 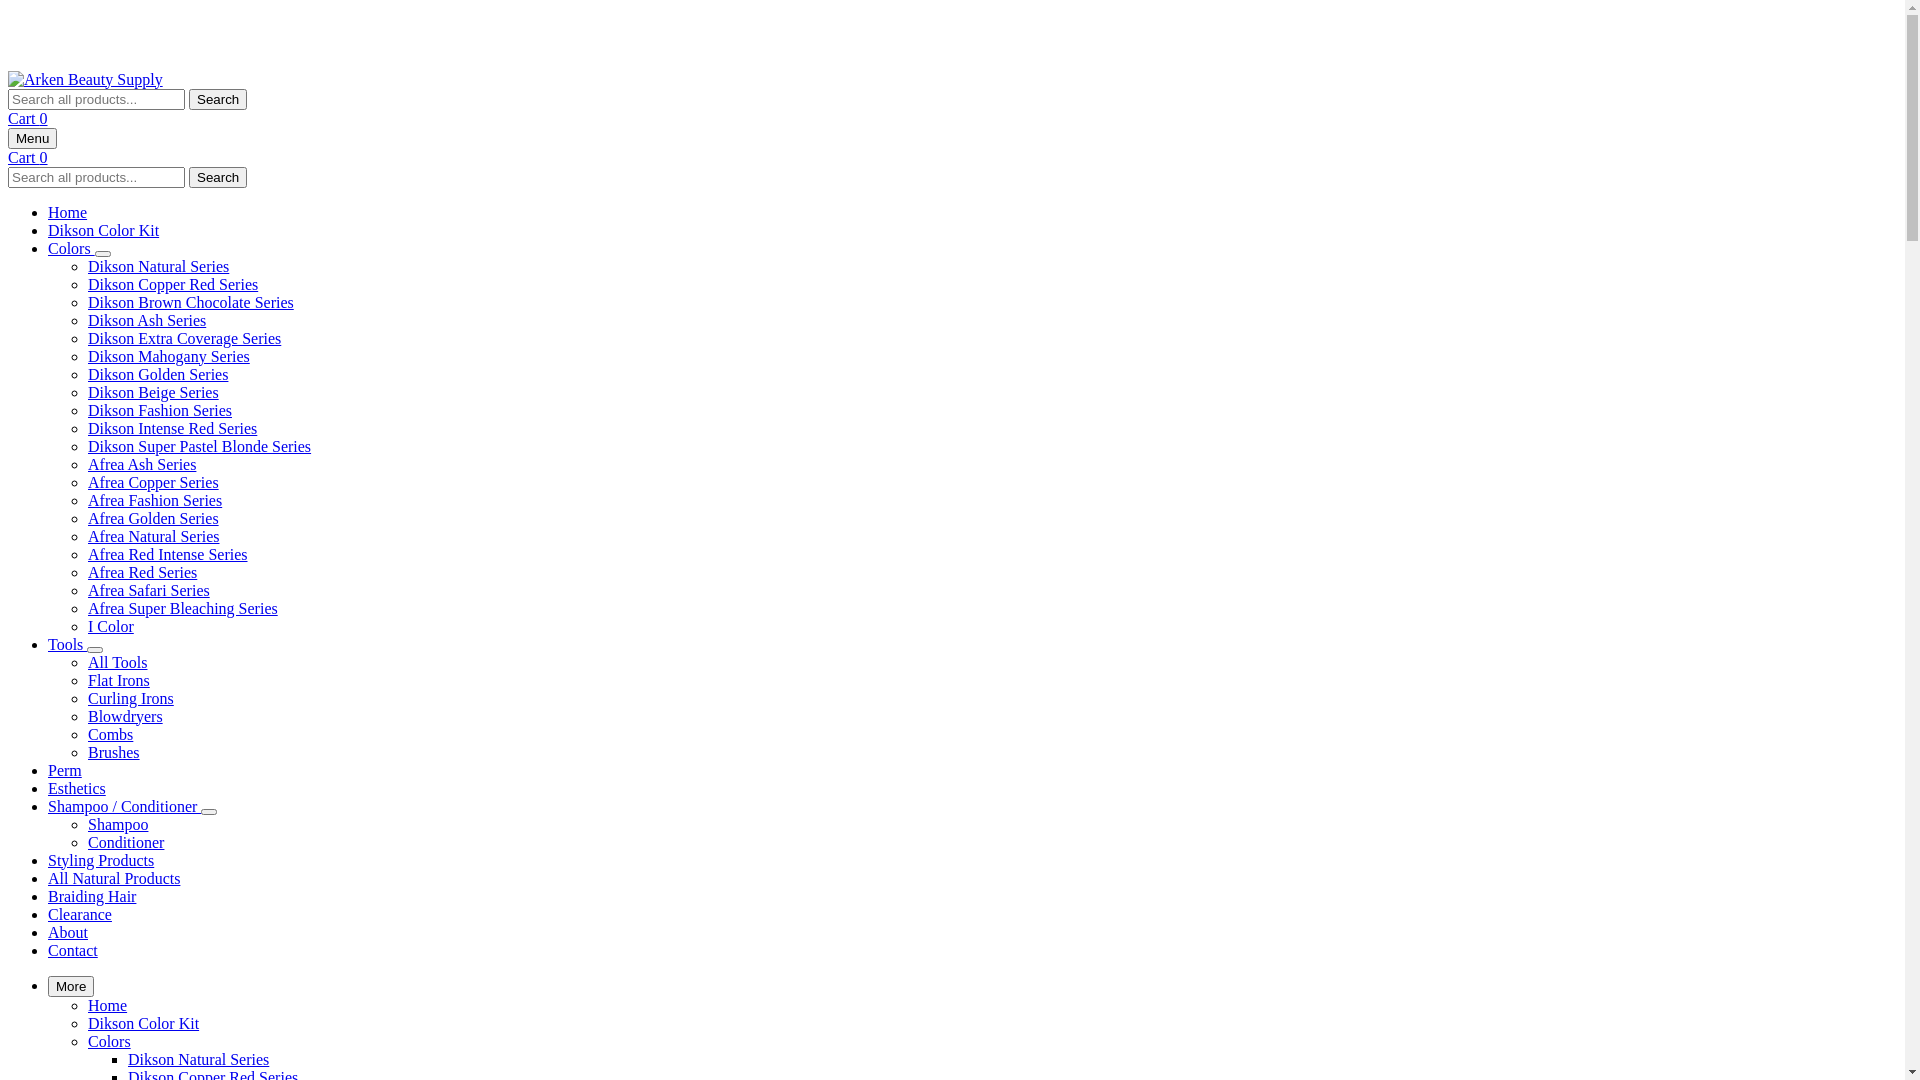 I want to click on 'Tools', so click(x=67, y=644).